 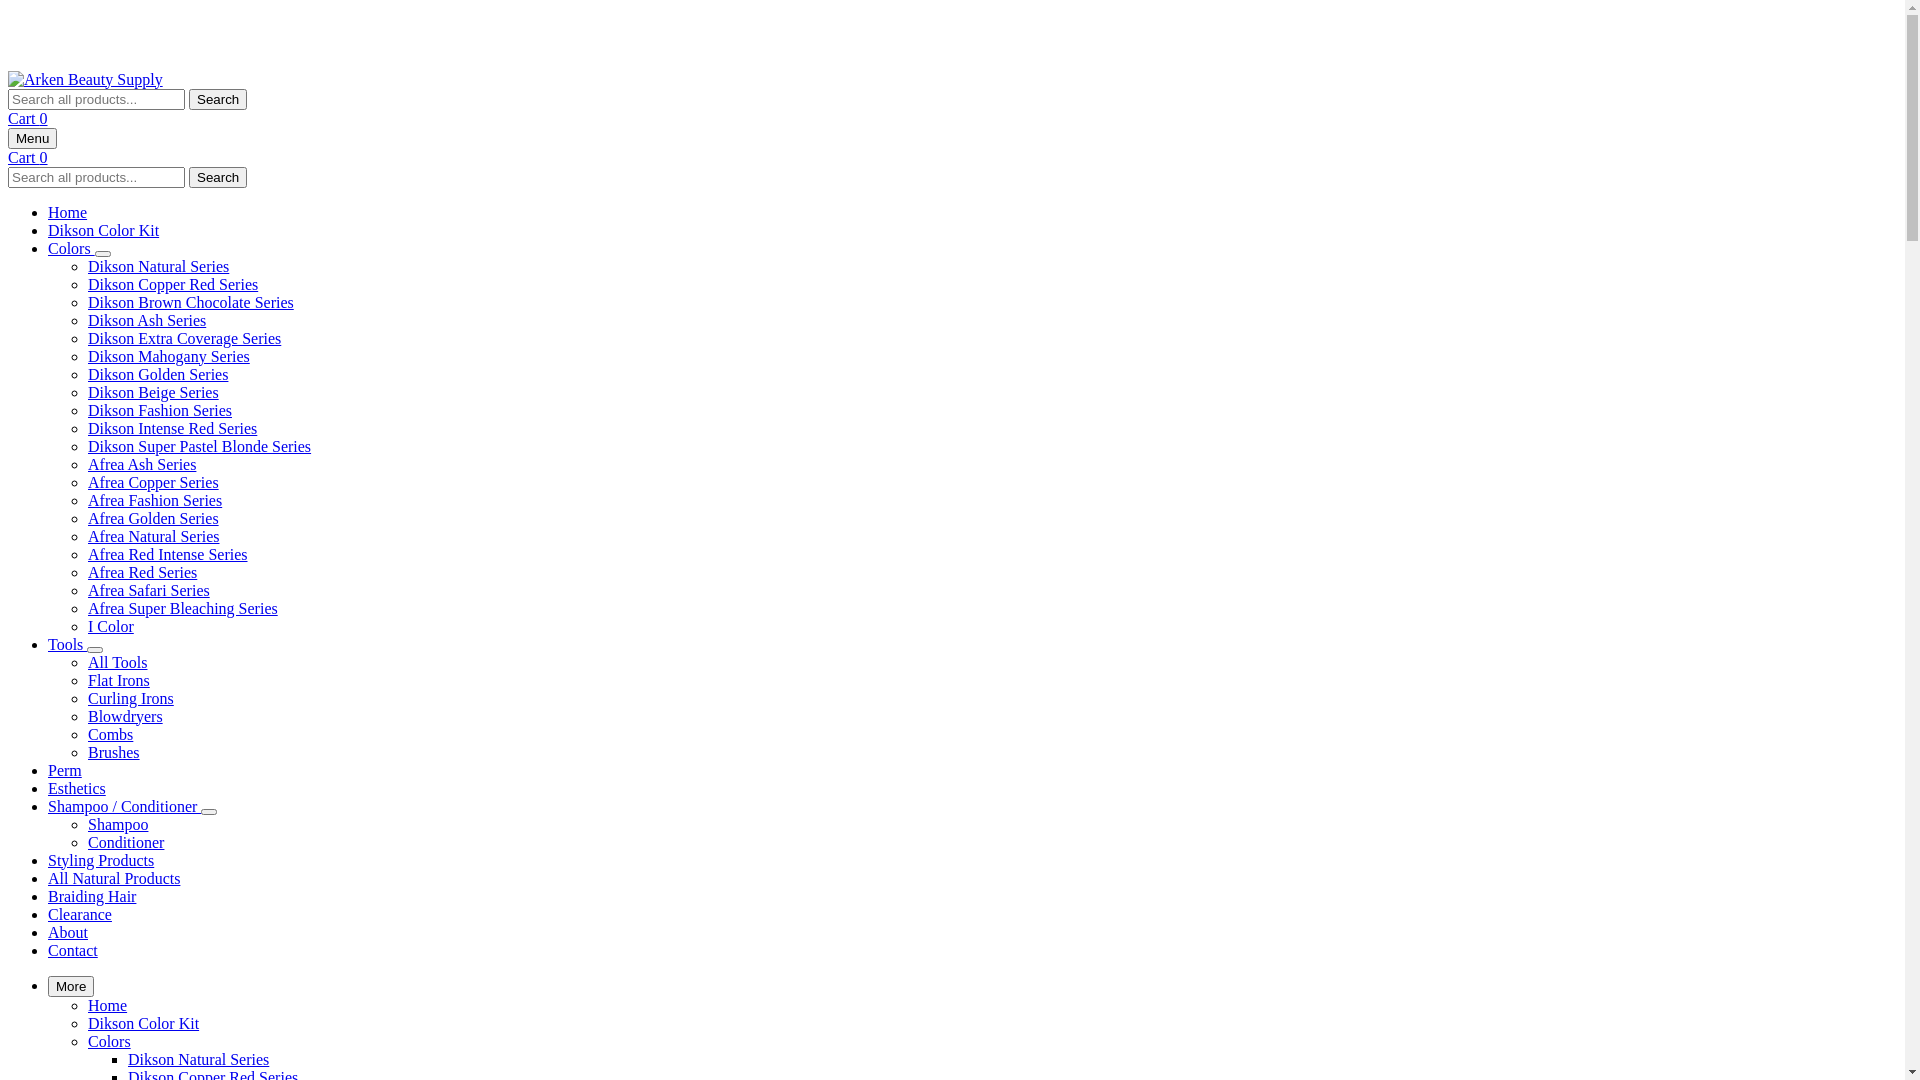 I want to click on 'Tools', so click(x=67, y=644).